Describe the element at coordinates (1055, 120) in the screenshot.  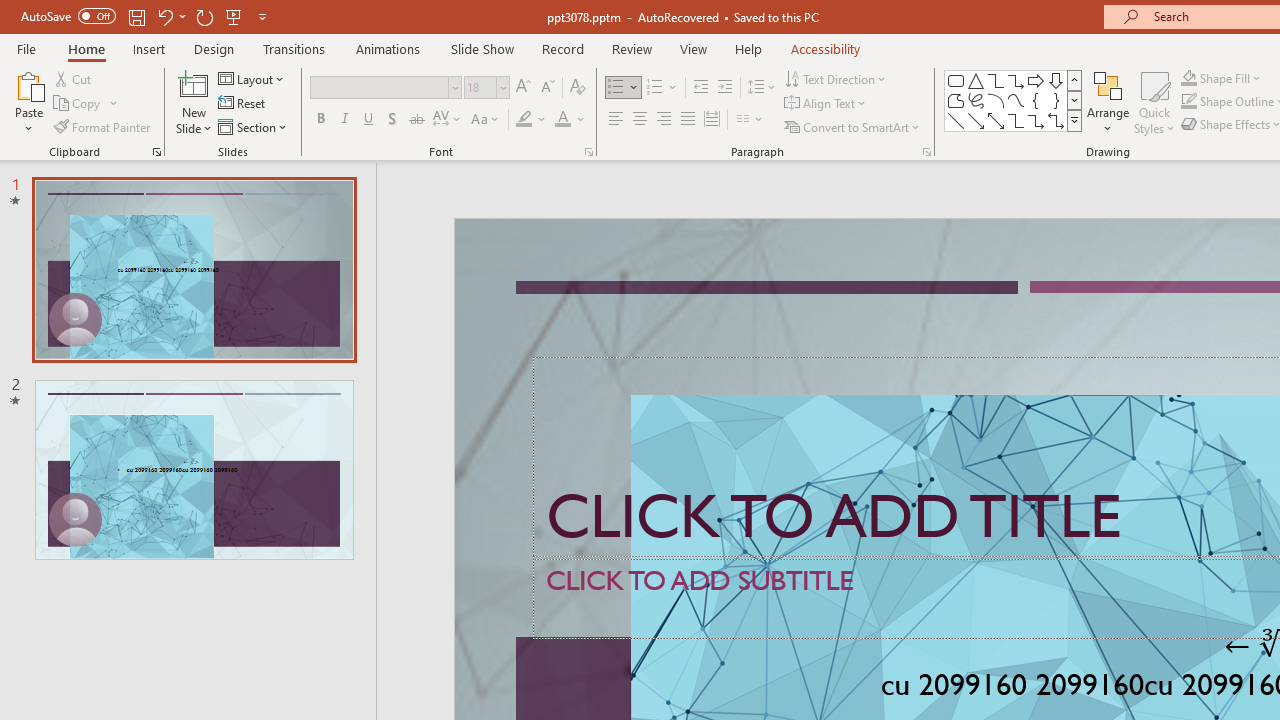
I see `'Connector: Elbow Double-Arrow'` at that location.